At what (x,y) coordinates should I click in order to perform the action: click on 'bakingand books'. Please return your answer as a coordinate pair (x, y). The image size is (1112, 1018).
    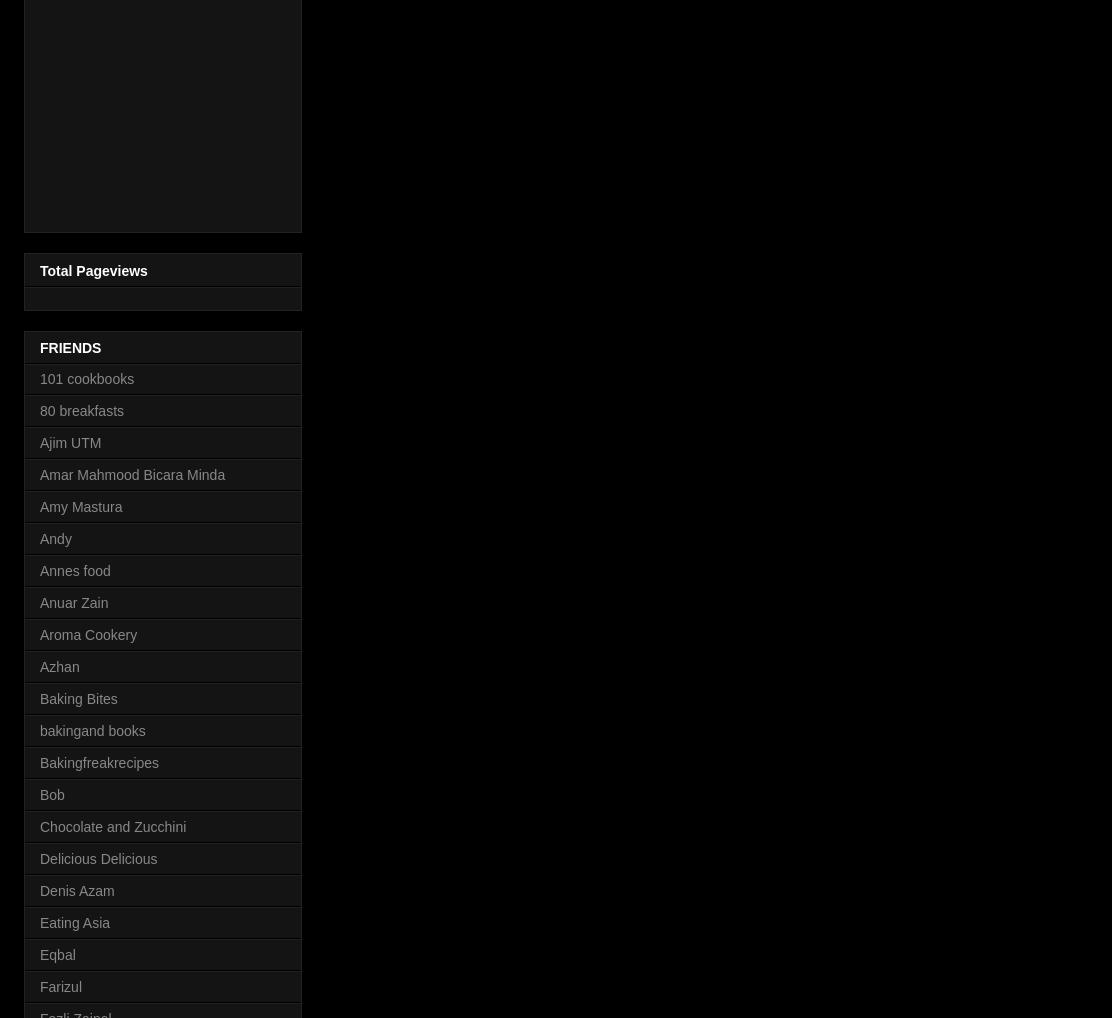
    Looking at the image, I should click on (91, 729).